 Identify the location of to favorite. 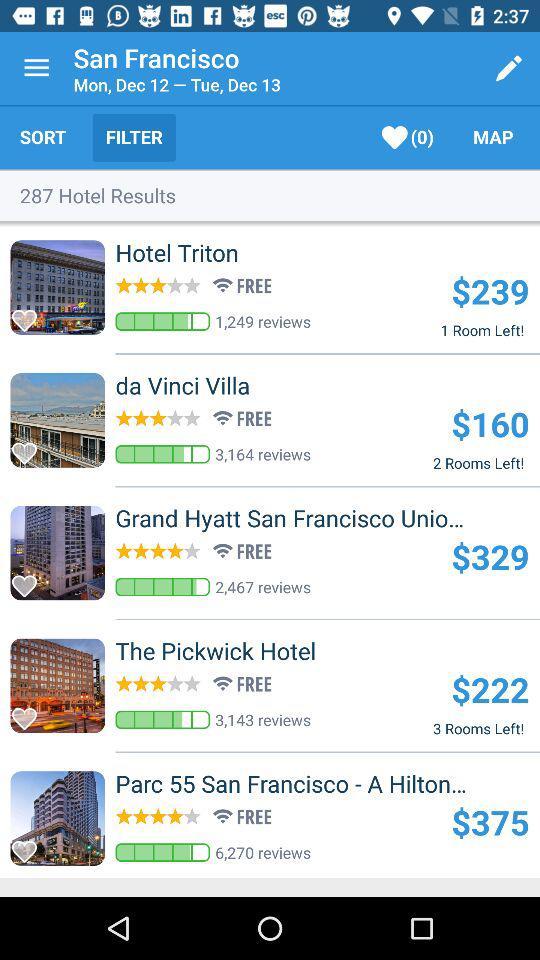
(29, 447).